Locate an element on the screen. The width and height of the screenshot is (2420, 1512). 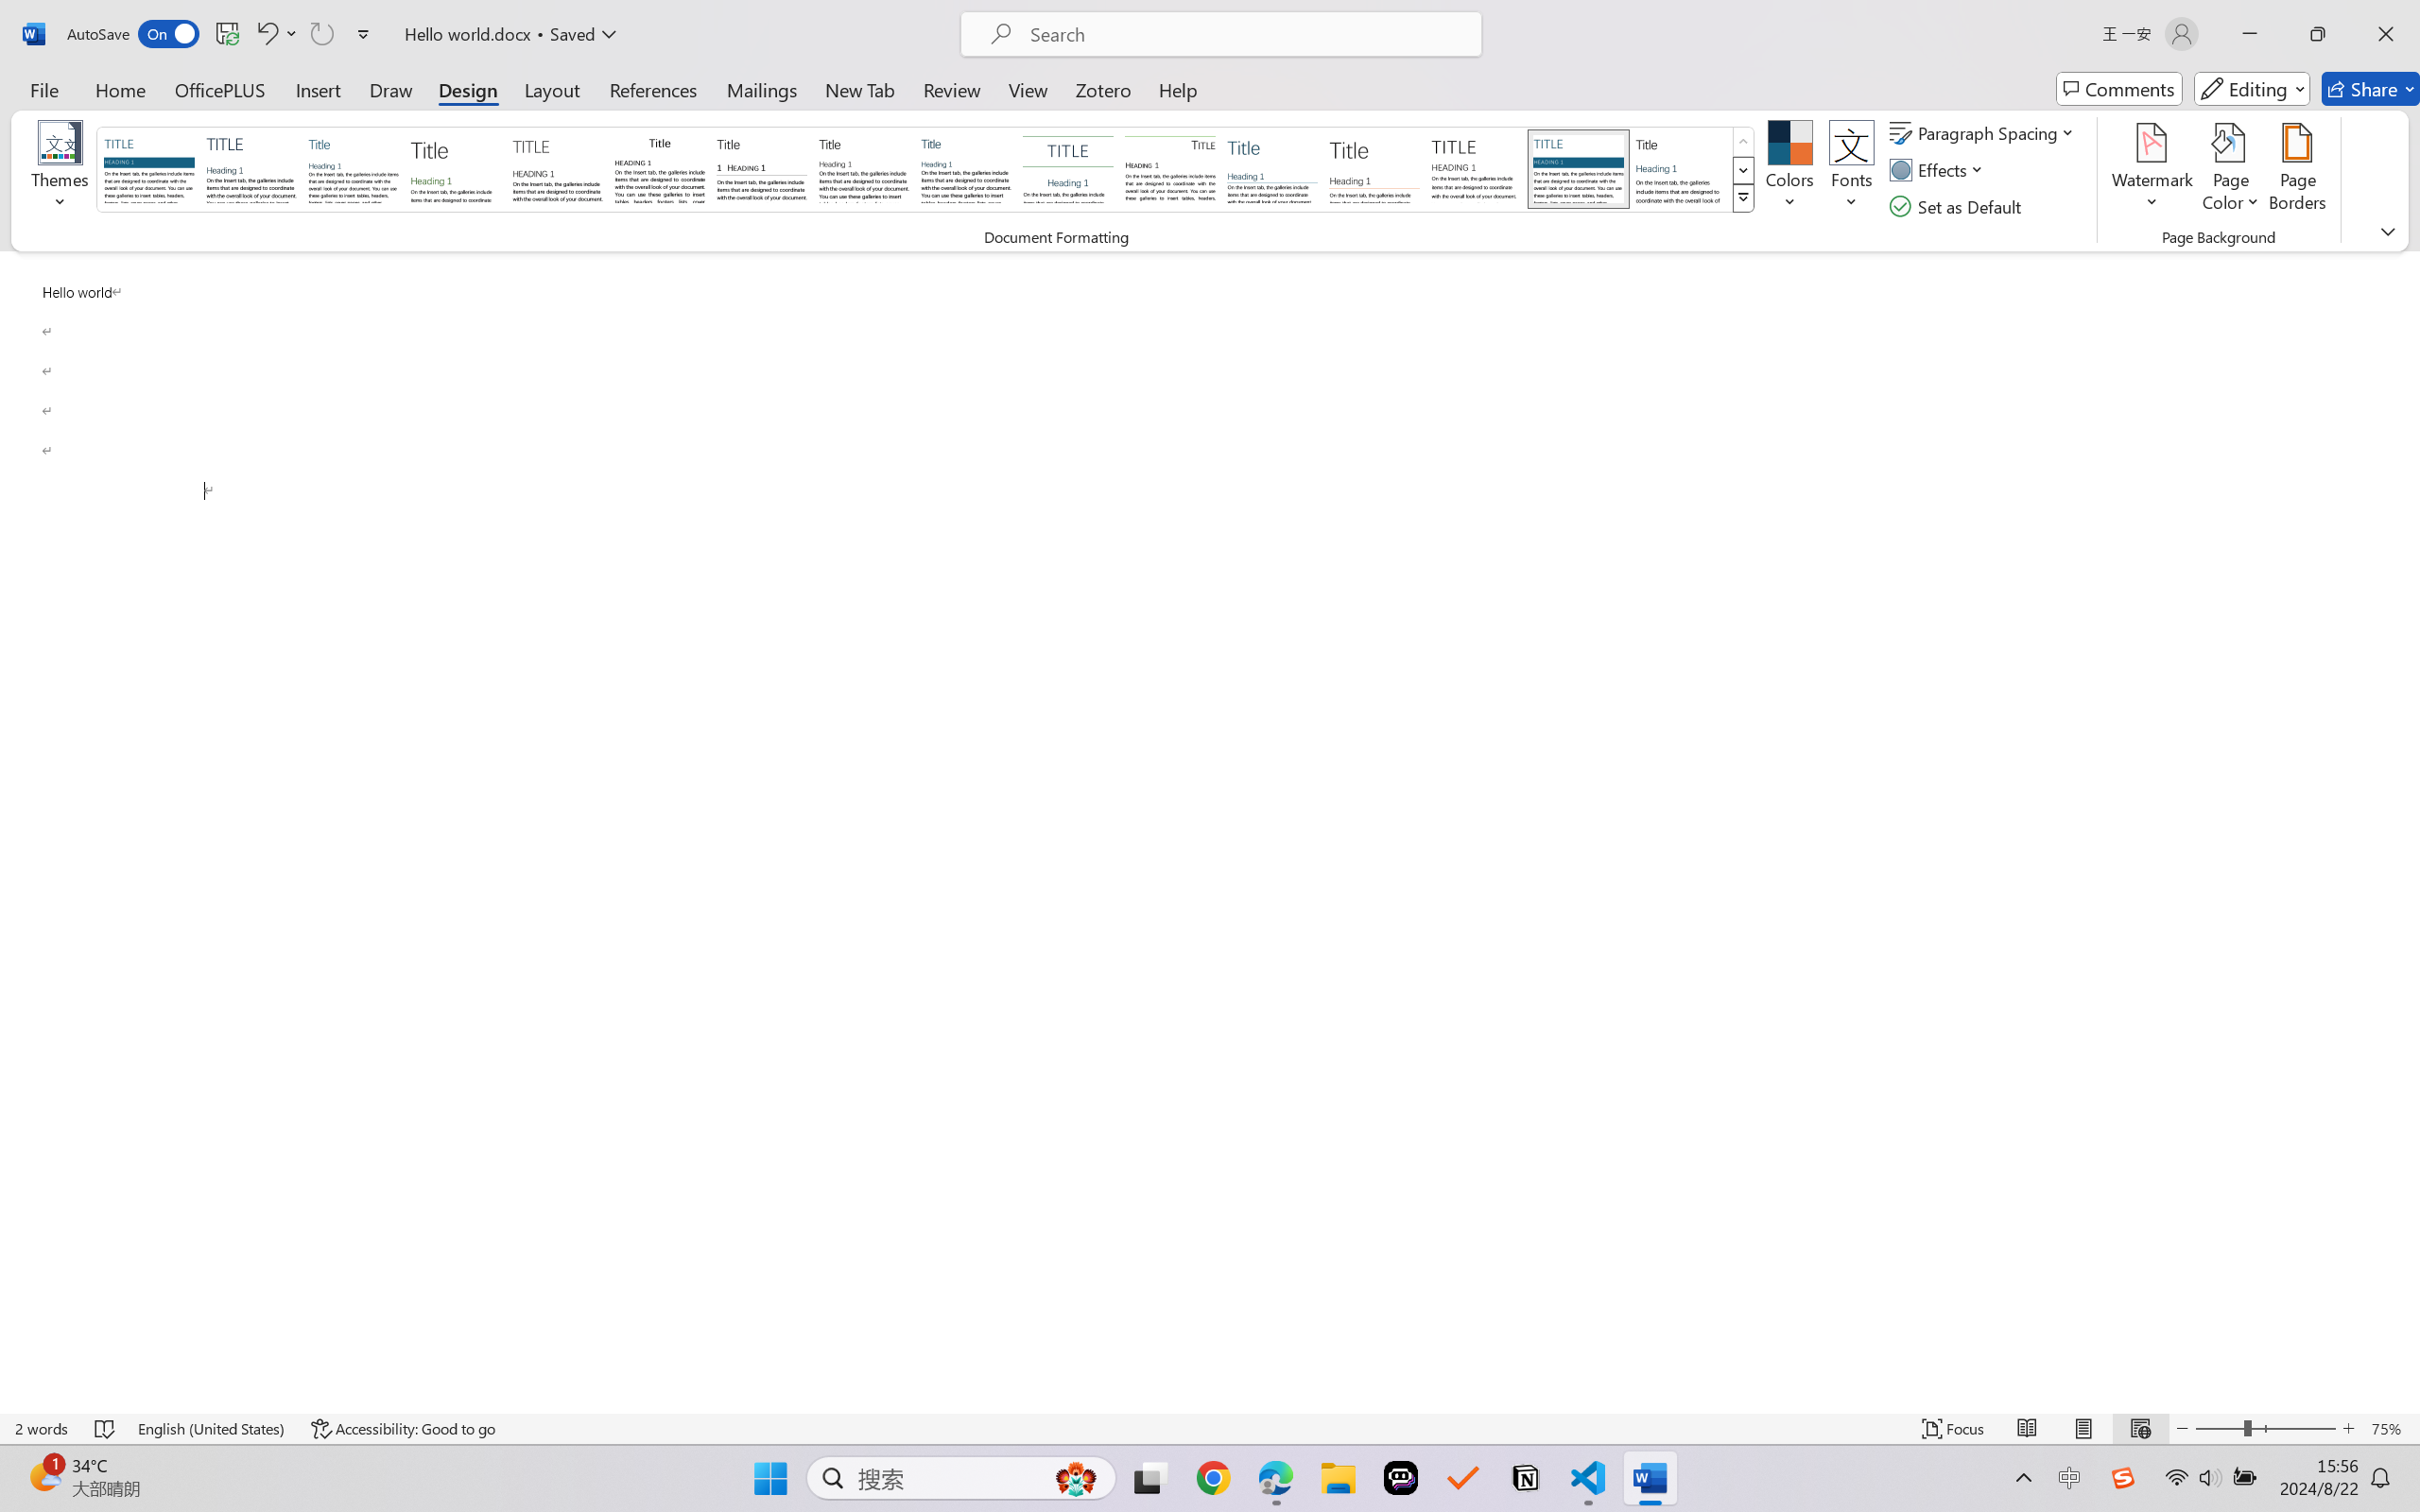
'Page Borders...' is located at coordinates (2296, 170).